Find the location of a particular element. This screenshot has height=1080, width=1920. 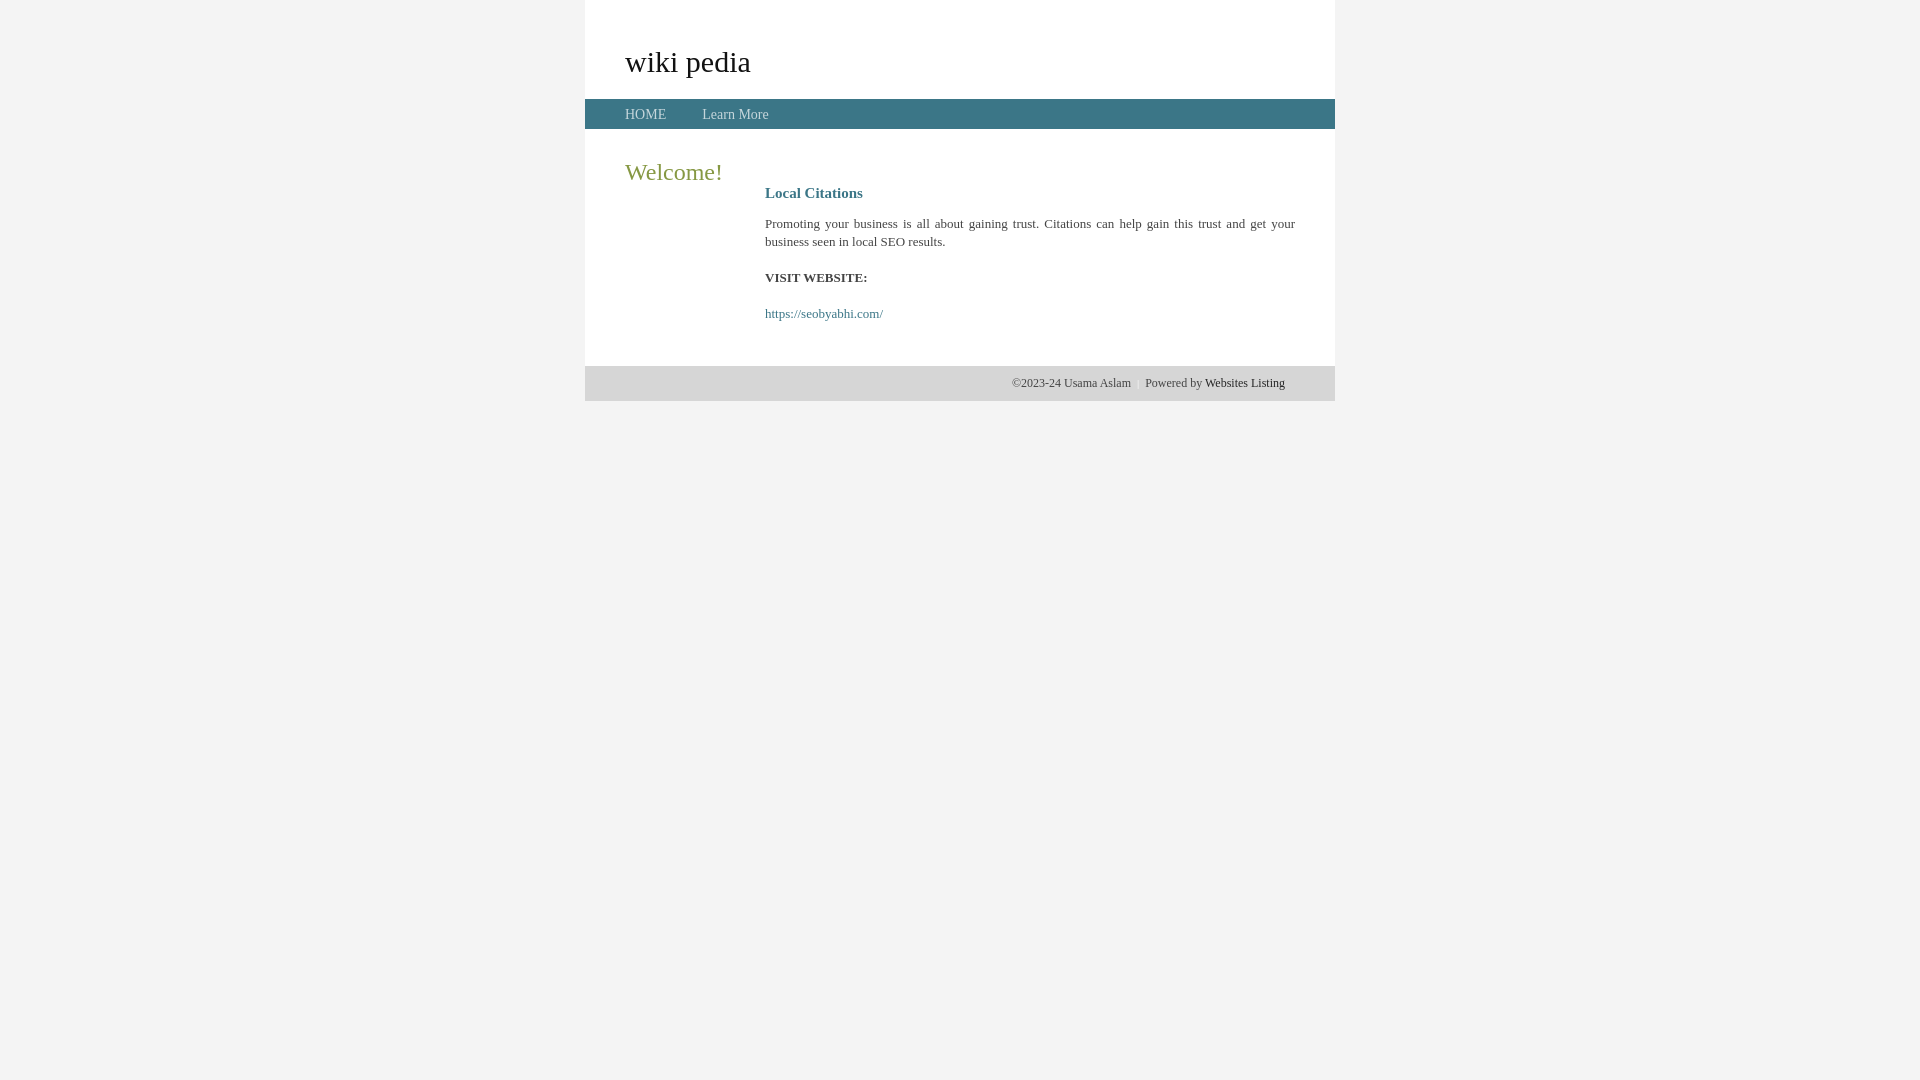

'wiki pedia' is located at coordinates (687, 60).